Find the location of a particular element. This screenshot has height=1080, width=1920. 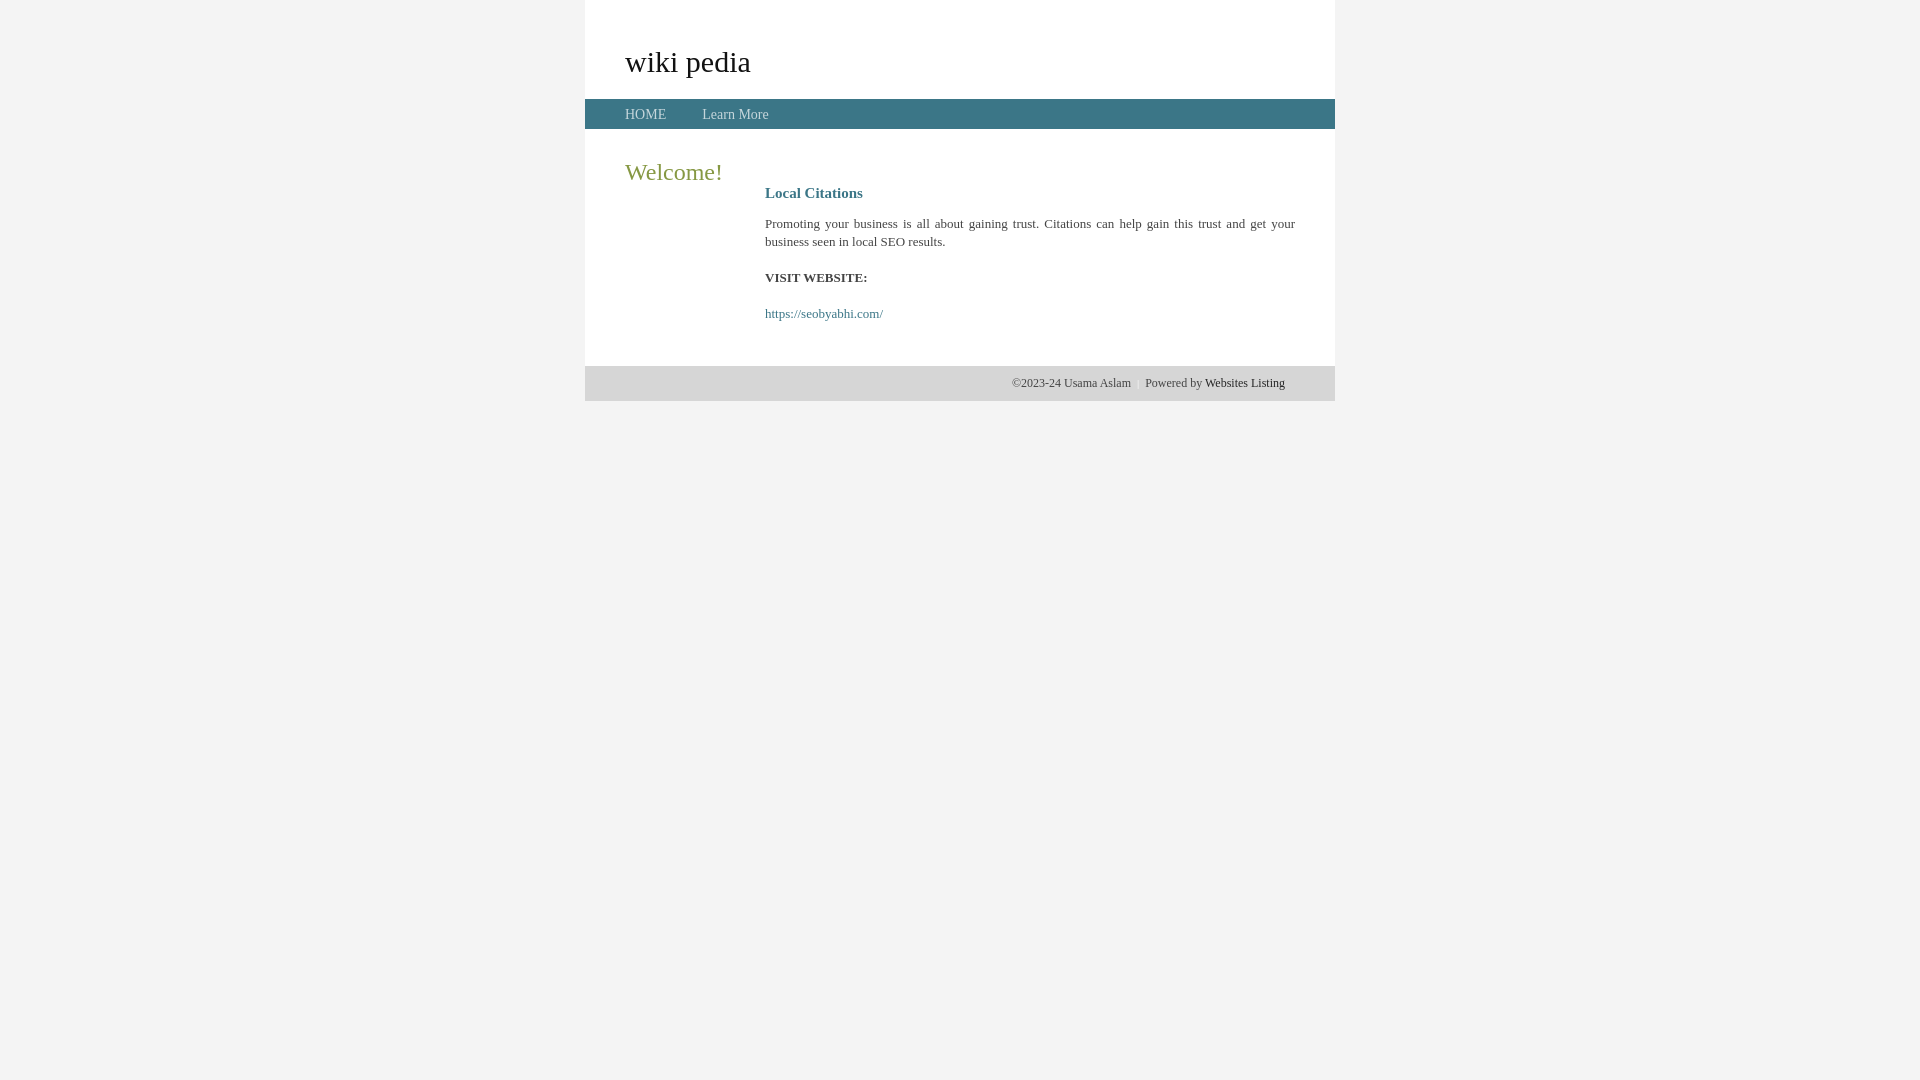

'wiki pedia' is located at coordinates (687, 60).